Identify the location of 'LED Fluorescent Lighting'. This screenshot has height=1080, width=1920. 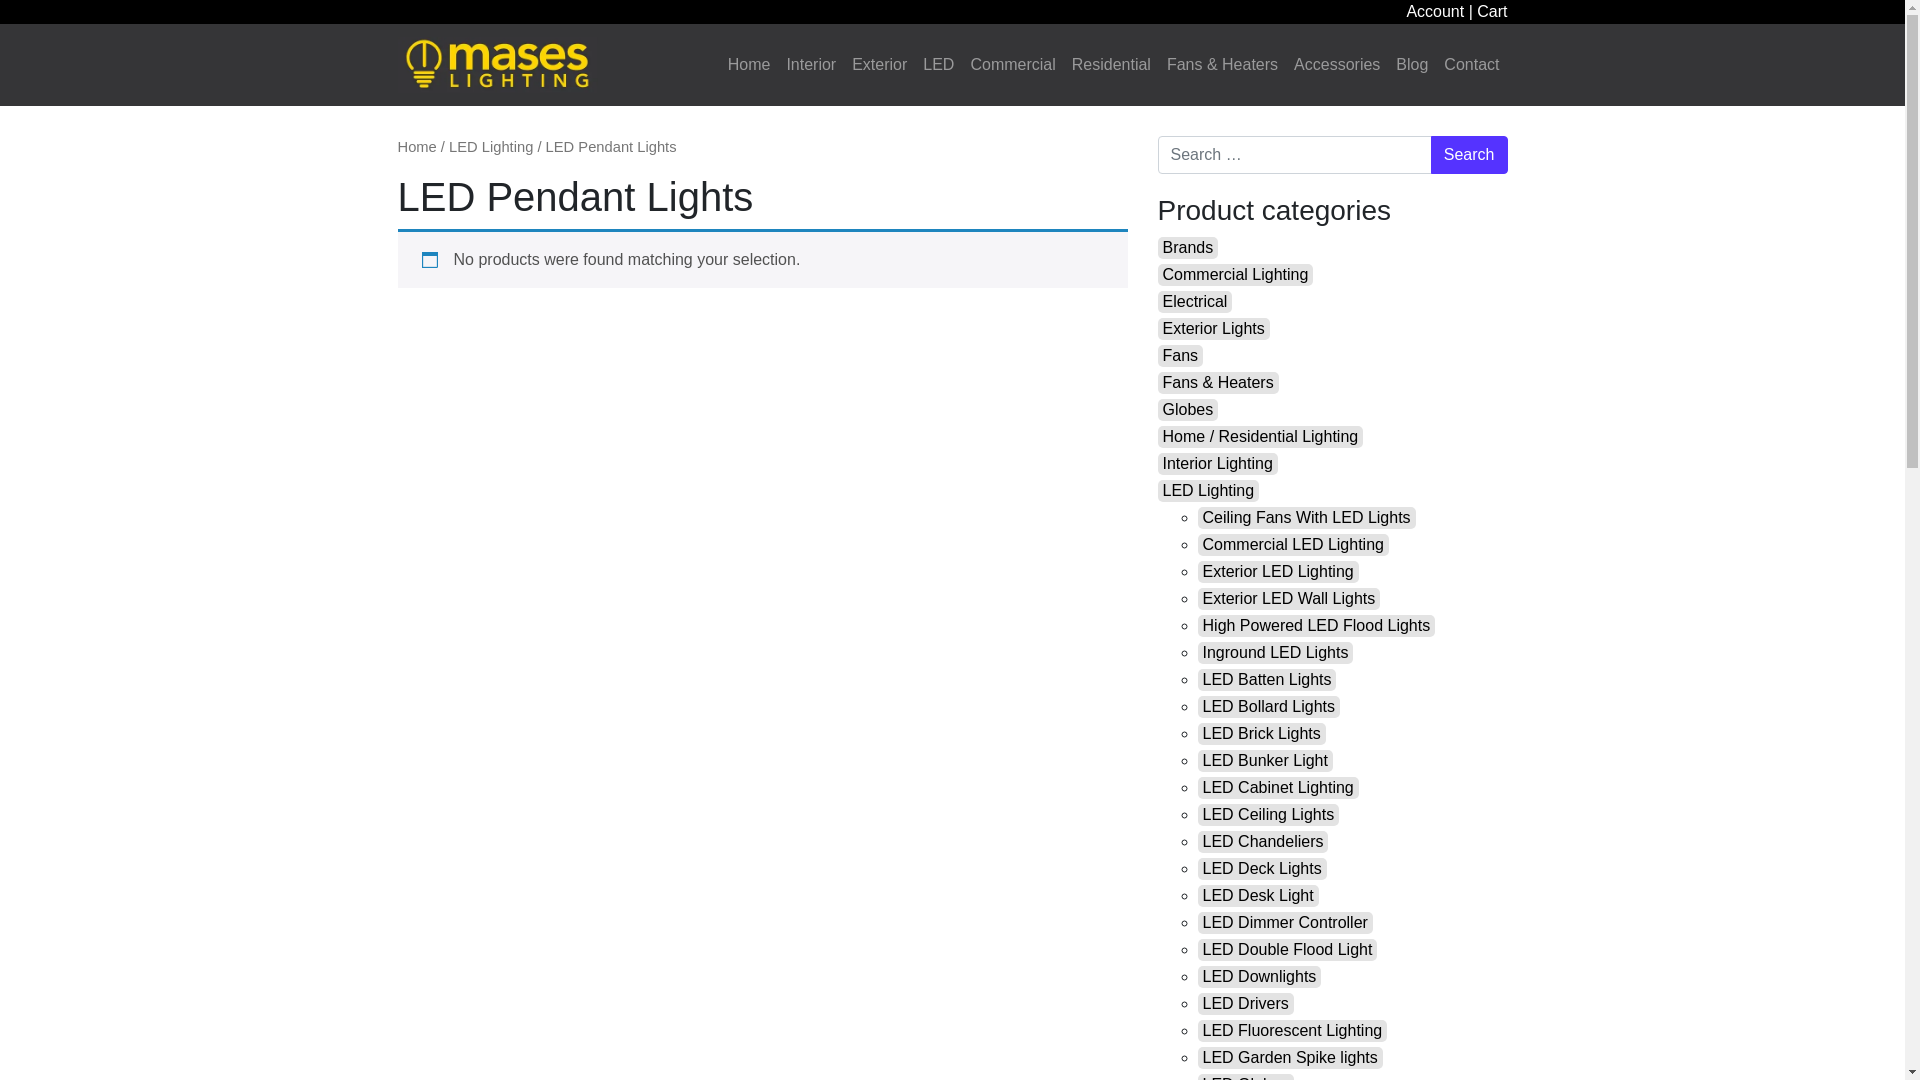
(1198, 1030).